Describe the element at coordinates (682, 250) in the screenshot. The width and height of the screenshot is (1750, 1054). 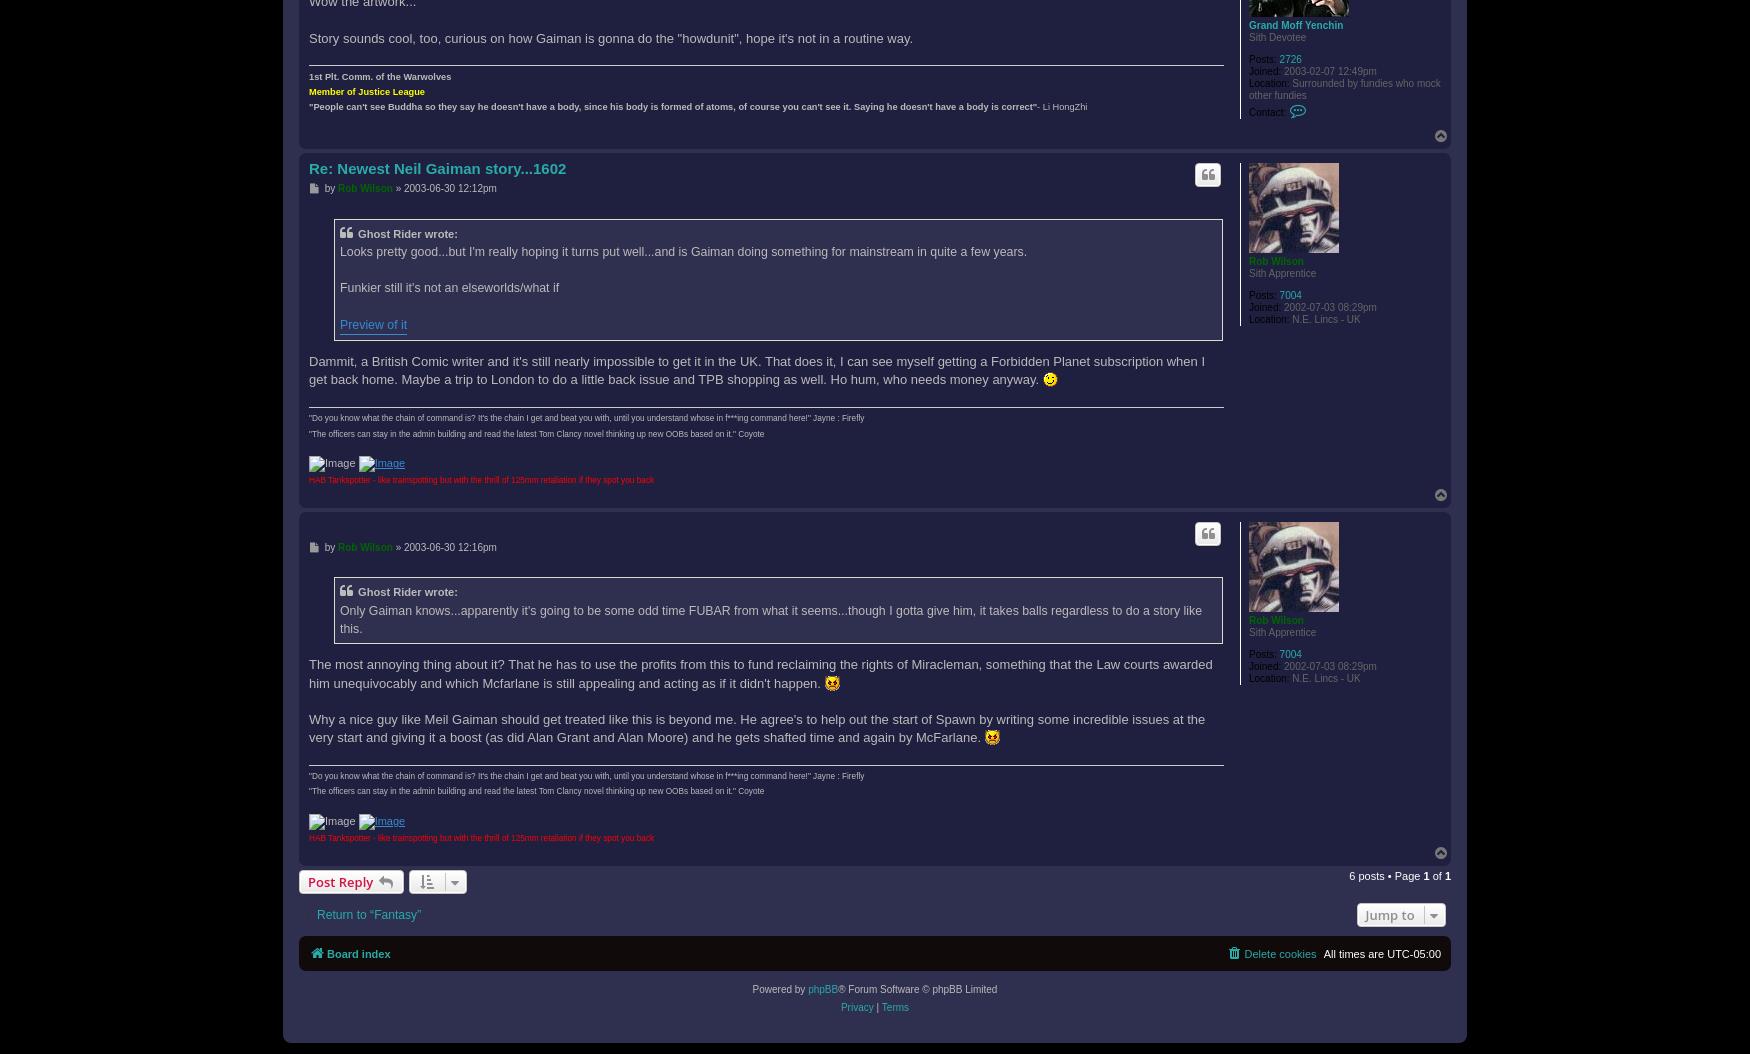
I see `'Looks pretty good...but I'm really hoping it turns put well...and is Gaiman doing something for mainstream in quite a few years.'` at that location.